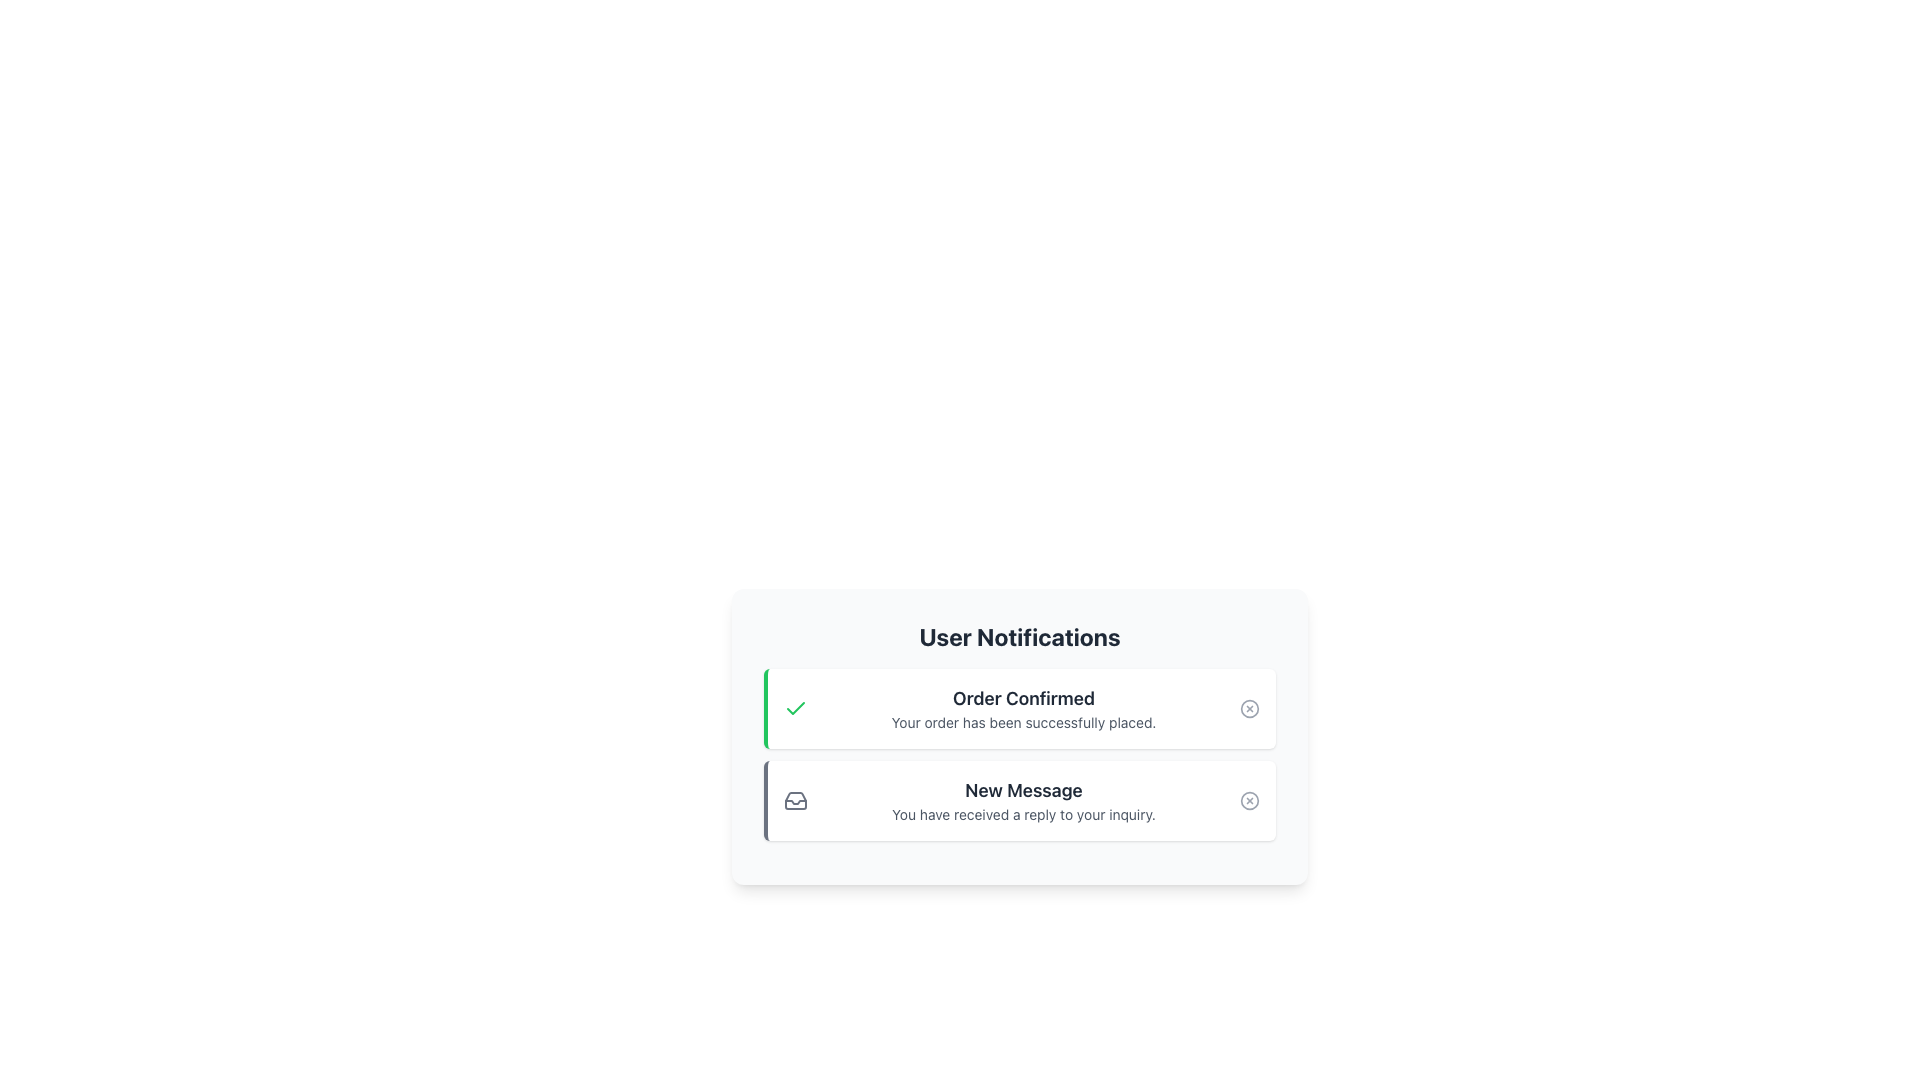 The height and width of the screenshot is (1080, 1920). Describe the element at coordinates (795, 707) in the screenshot. I see `the green checkmark-shaped icon in the 'Order Confirmed' section of user notifications, located in the top notification card adjacent to the text 'Order Confirmed'` at that location.